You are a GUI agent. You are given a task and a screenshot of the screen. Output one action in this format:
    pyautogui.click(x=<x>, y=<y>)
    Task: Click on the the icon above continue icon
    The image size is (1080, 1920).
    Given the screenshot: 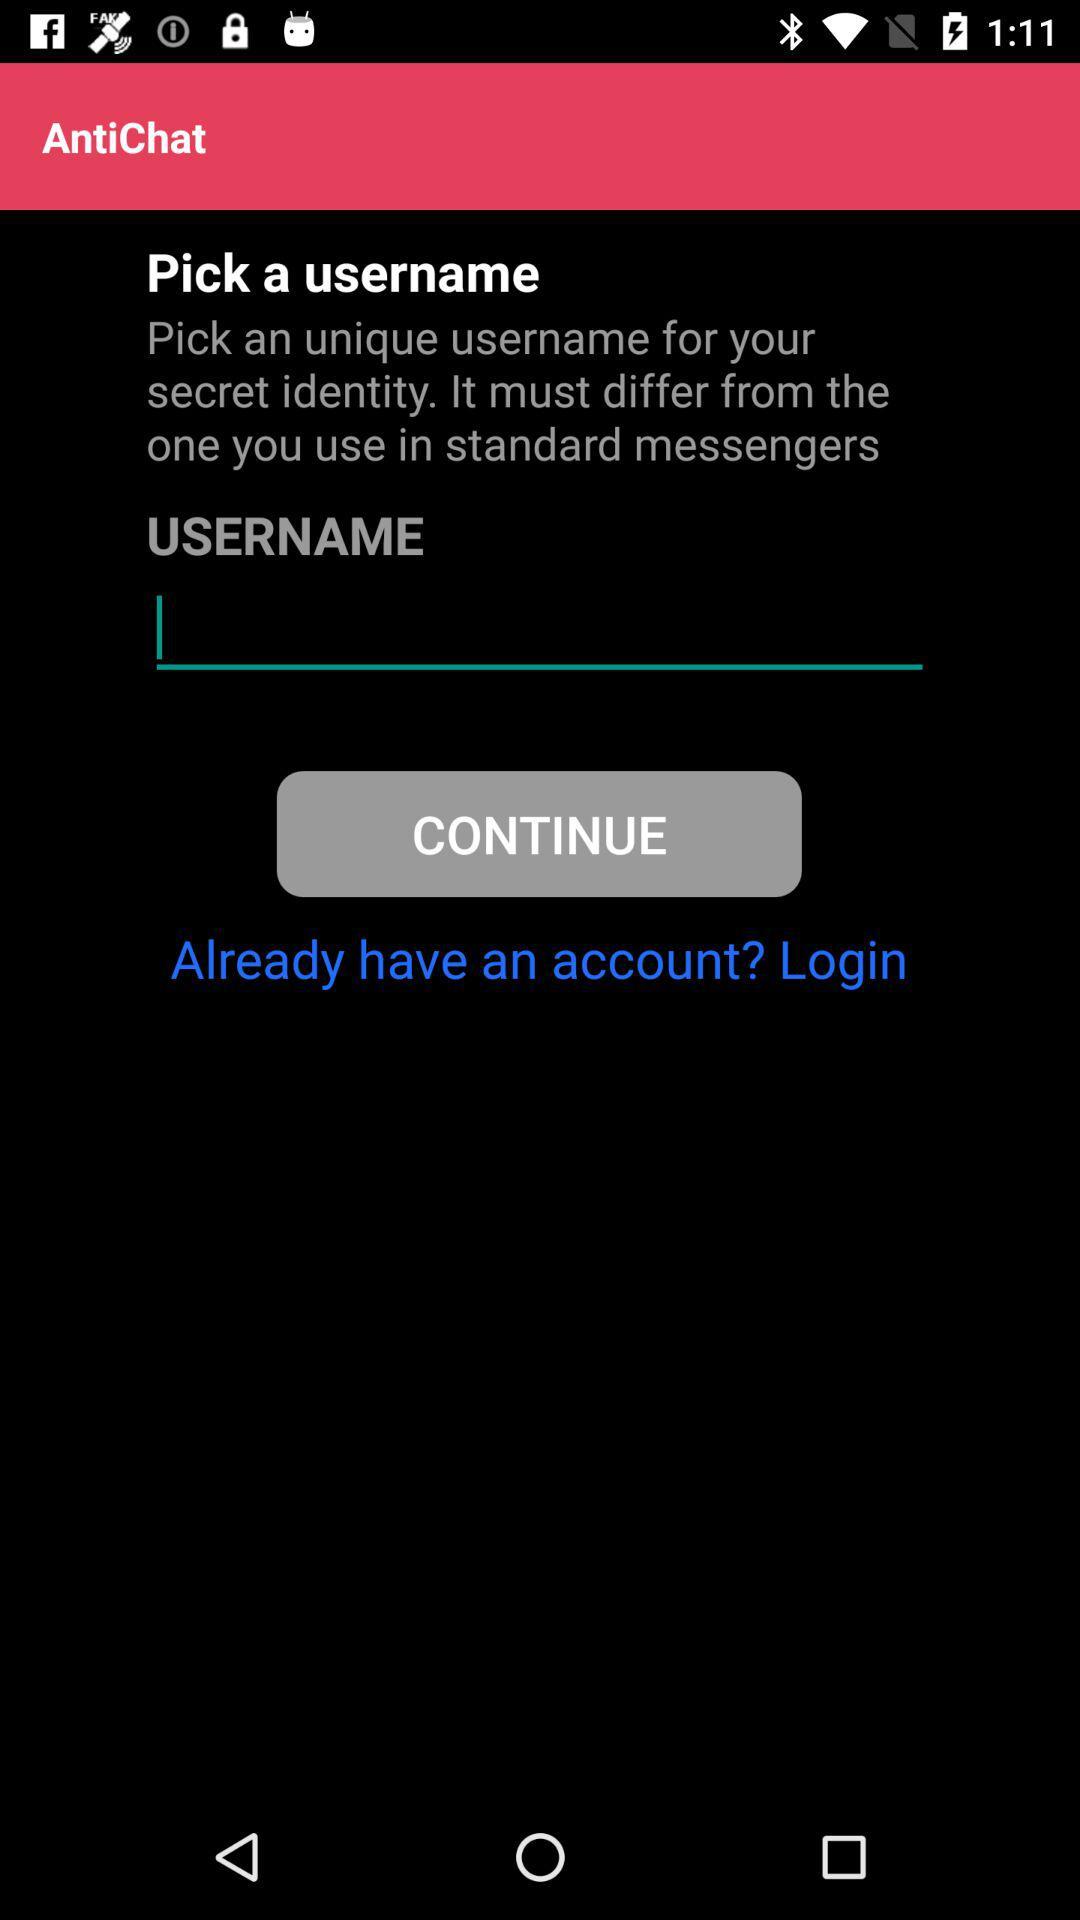 What is the action you would take?
    pyautogui.click(x=538, y=627)
    